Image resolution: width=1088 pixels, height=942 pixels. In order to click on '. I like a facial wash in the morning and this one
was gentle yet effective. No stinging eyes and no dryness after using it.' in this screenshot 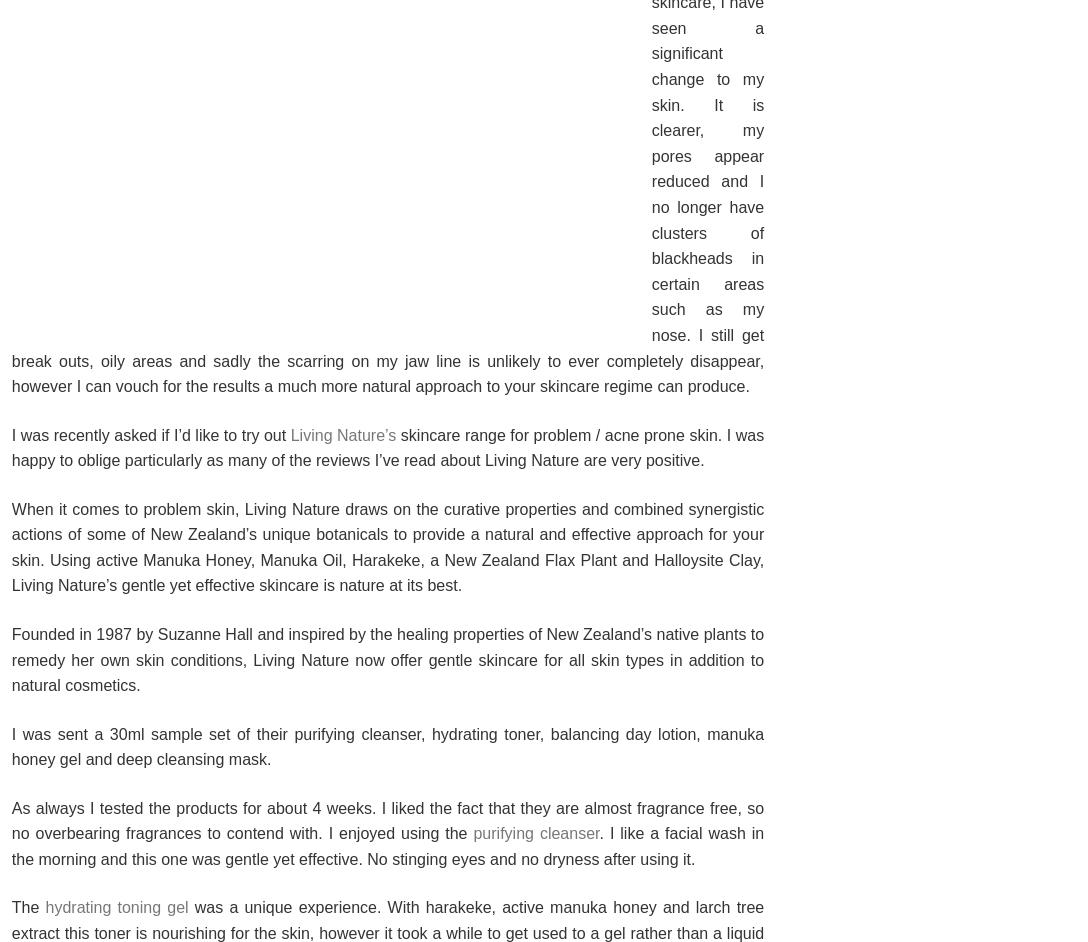, I will do `click(10, 845)`.